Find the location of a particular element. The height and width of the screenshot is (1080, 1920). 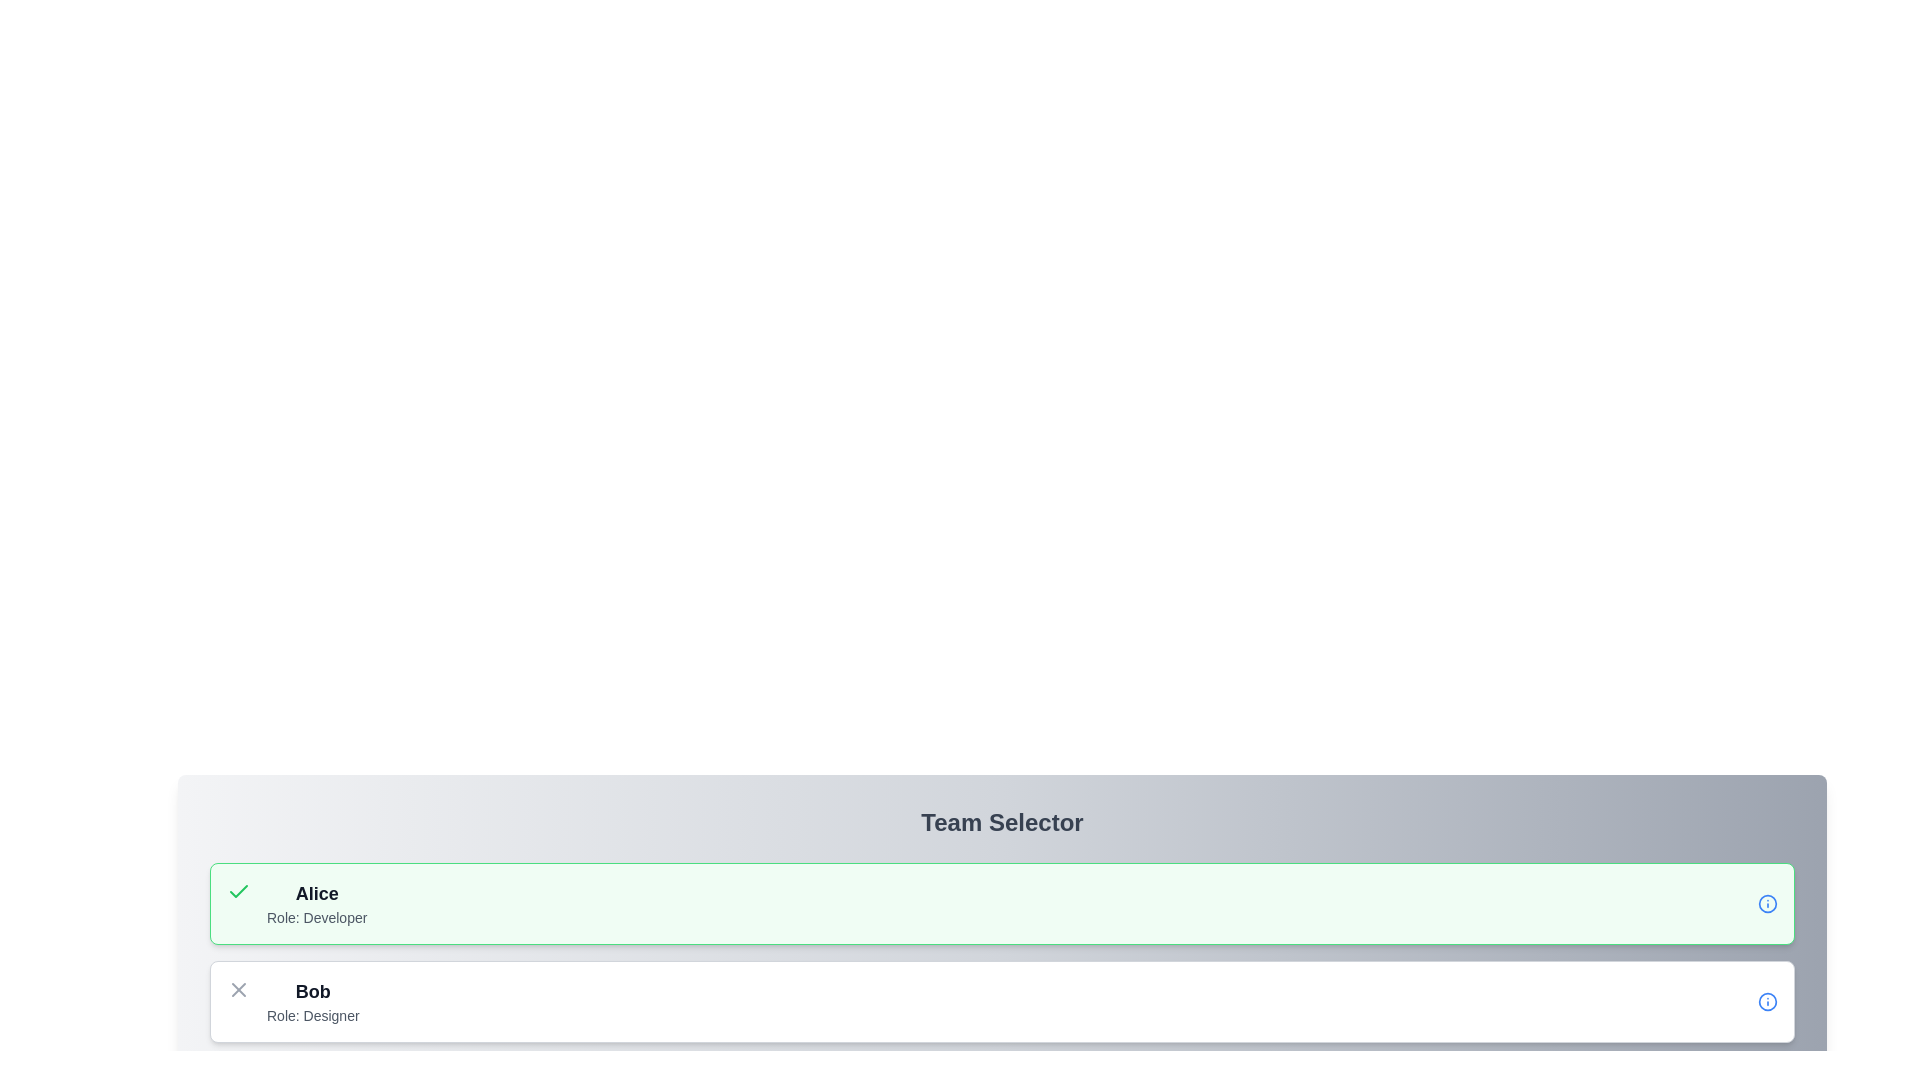

the remove icon for the list entry of 'Bob' (Designer) to indicate the option to deselect the associated entry is located at coordinates (239, 990).